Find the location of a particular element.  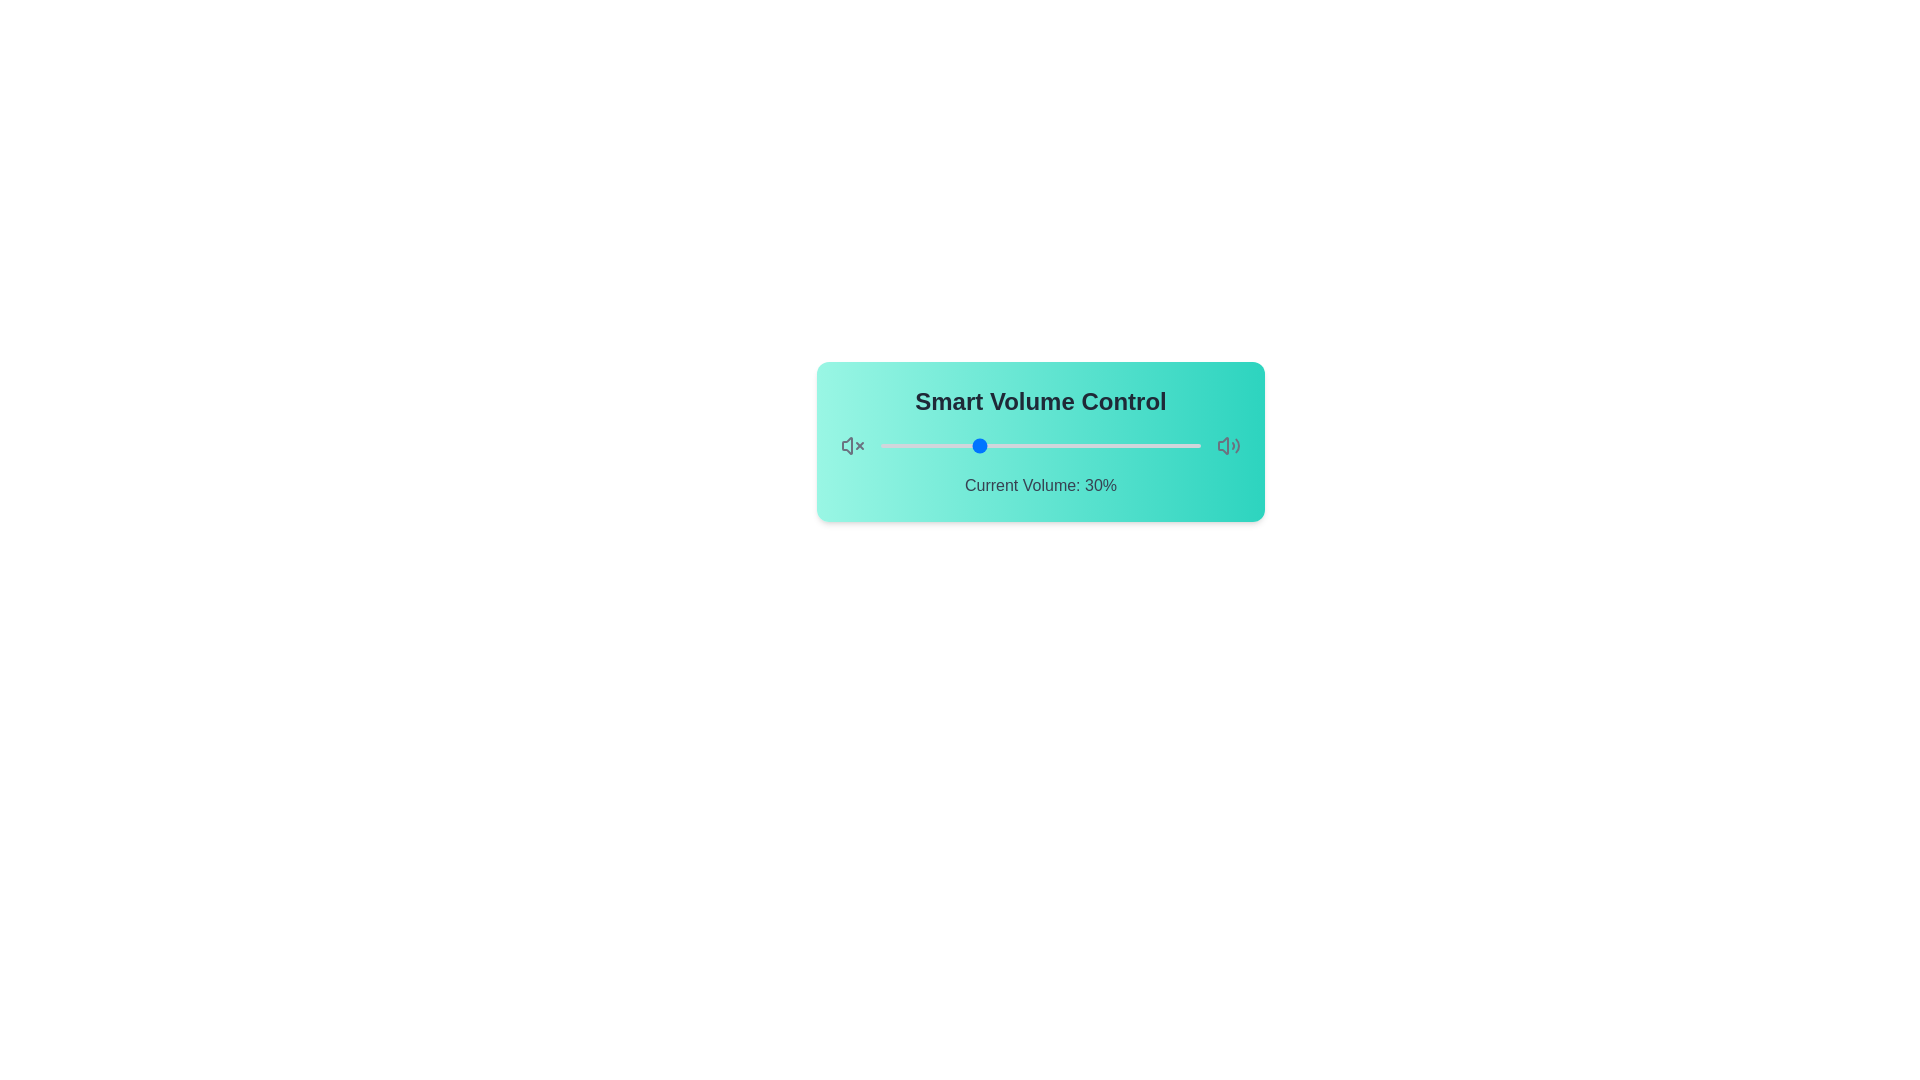

the volume slider to set the volume to 70% is located at coordinates (1103, 445).